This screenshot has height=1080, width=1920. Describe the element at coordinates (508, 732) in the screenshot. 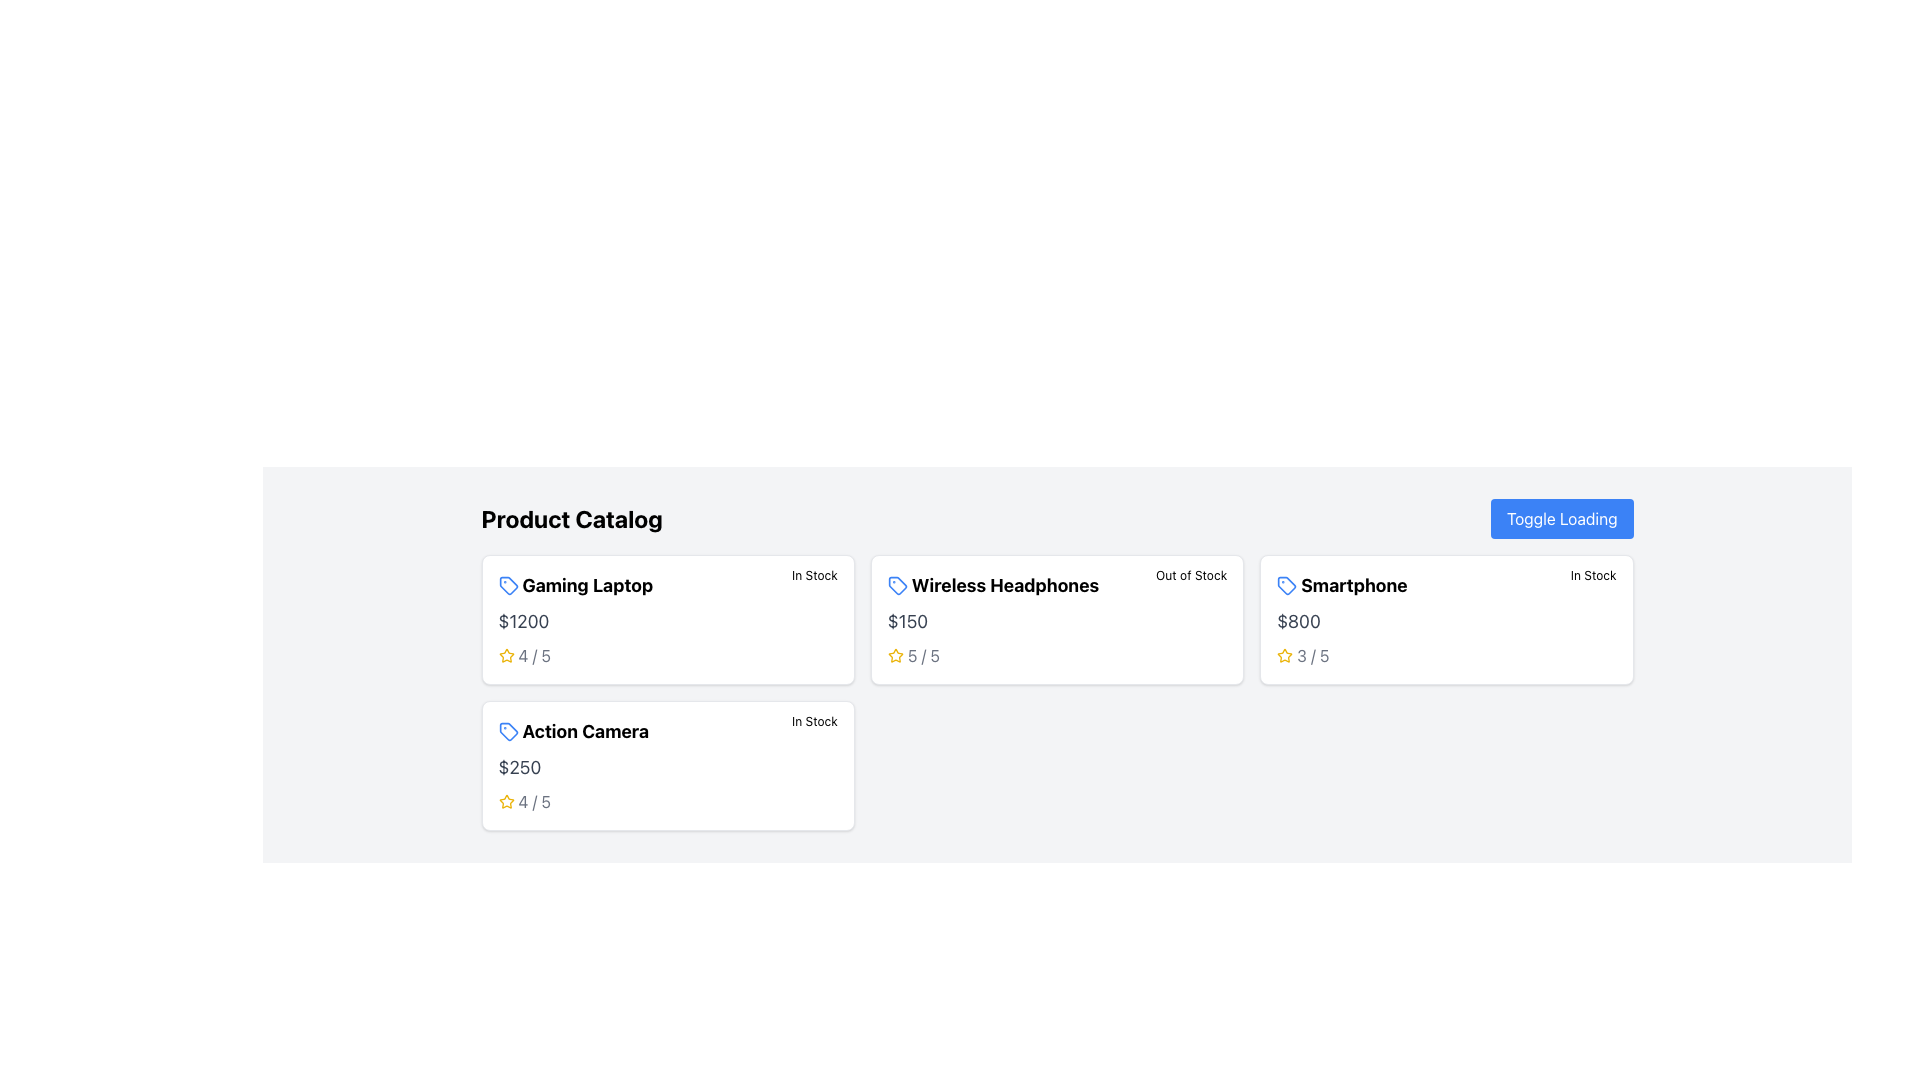

I see `the price tag icon representing the 'Action Camera' product in the catalog, located in the top-left corner of the product card in the second row` at that location.